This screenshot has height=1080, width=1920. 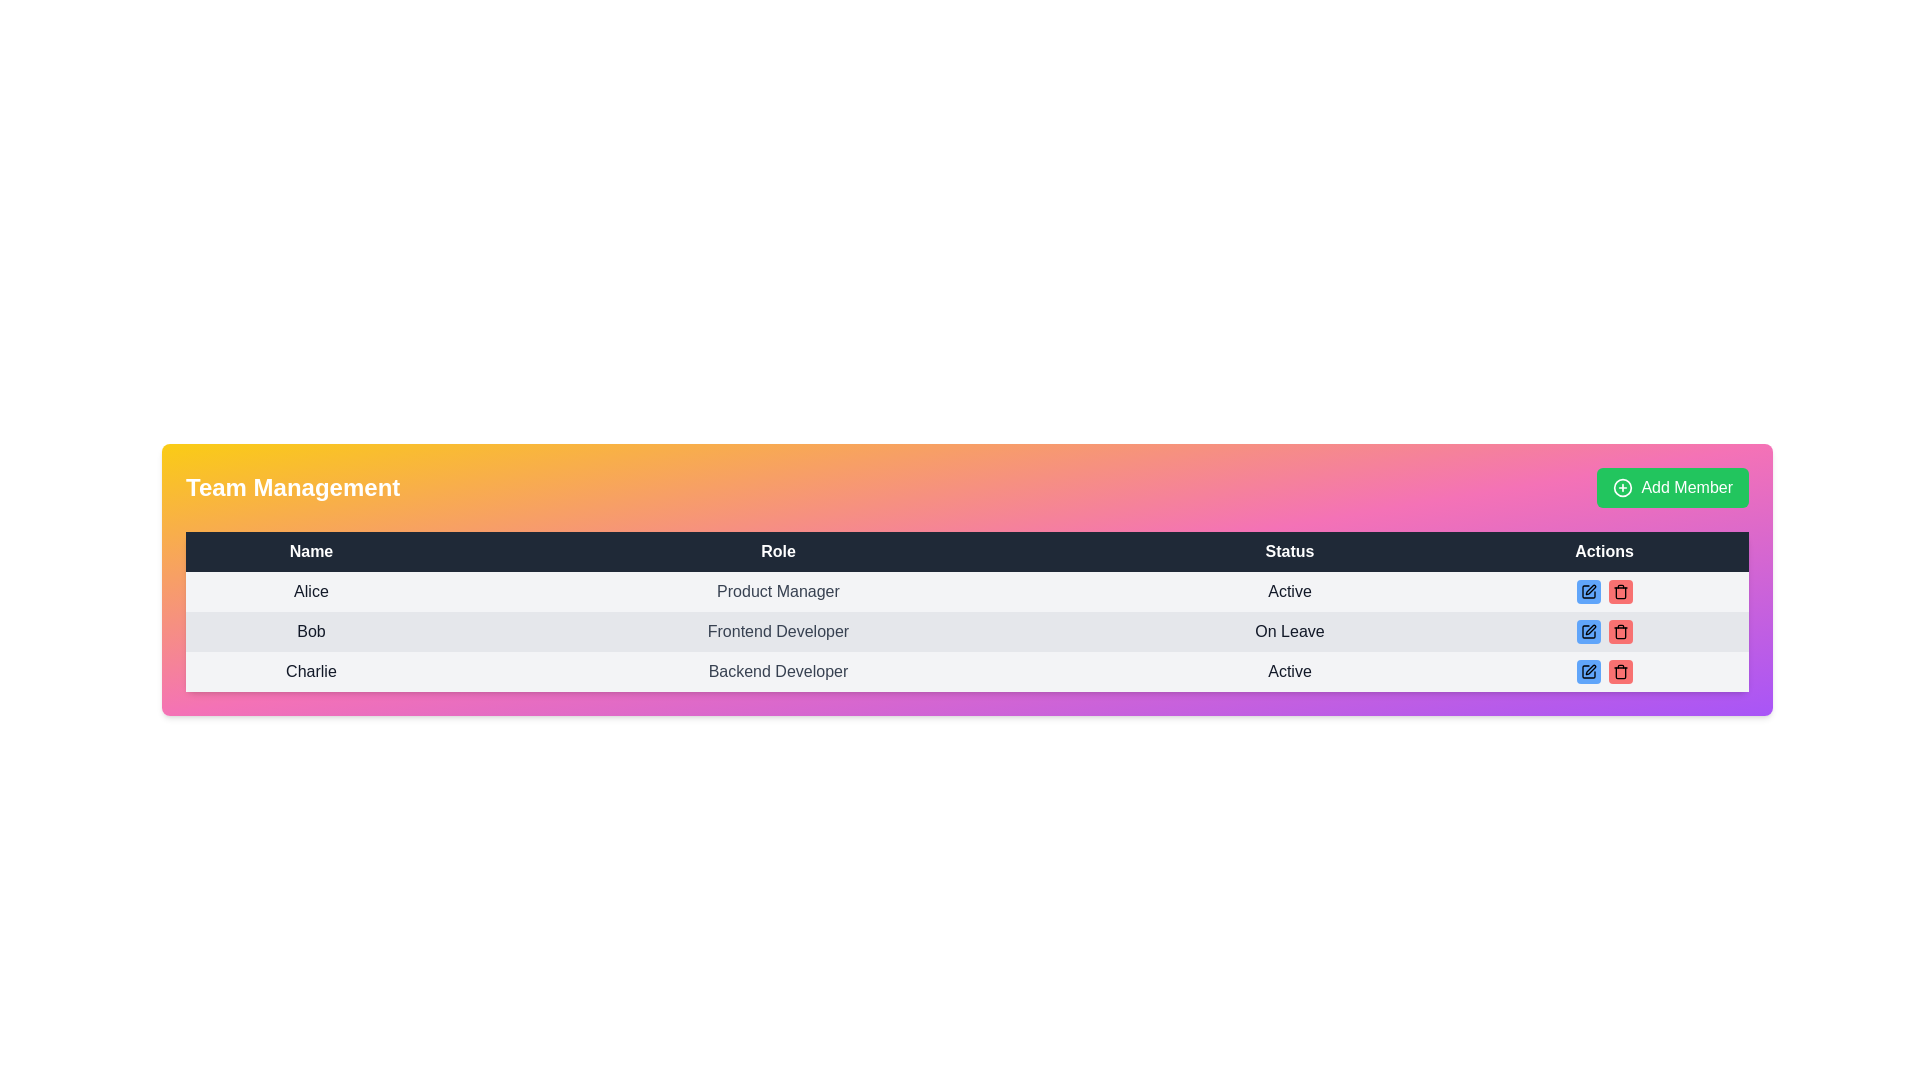 I want to click on the Text Label displaying the name 'Alice' located in the first row of the tabular presentation under the 'Name' column, so click(x=310, y=590).